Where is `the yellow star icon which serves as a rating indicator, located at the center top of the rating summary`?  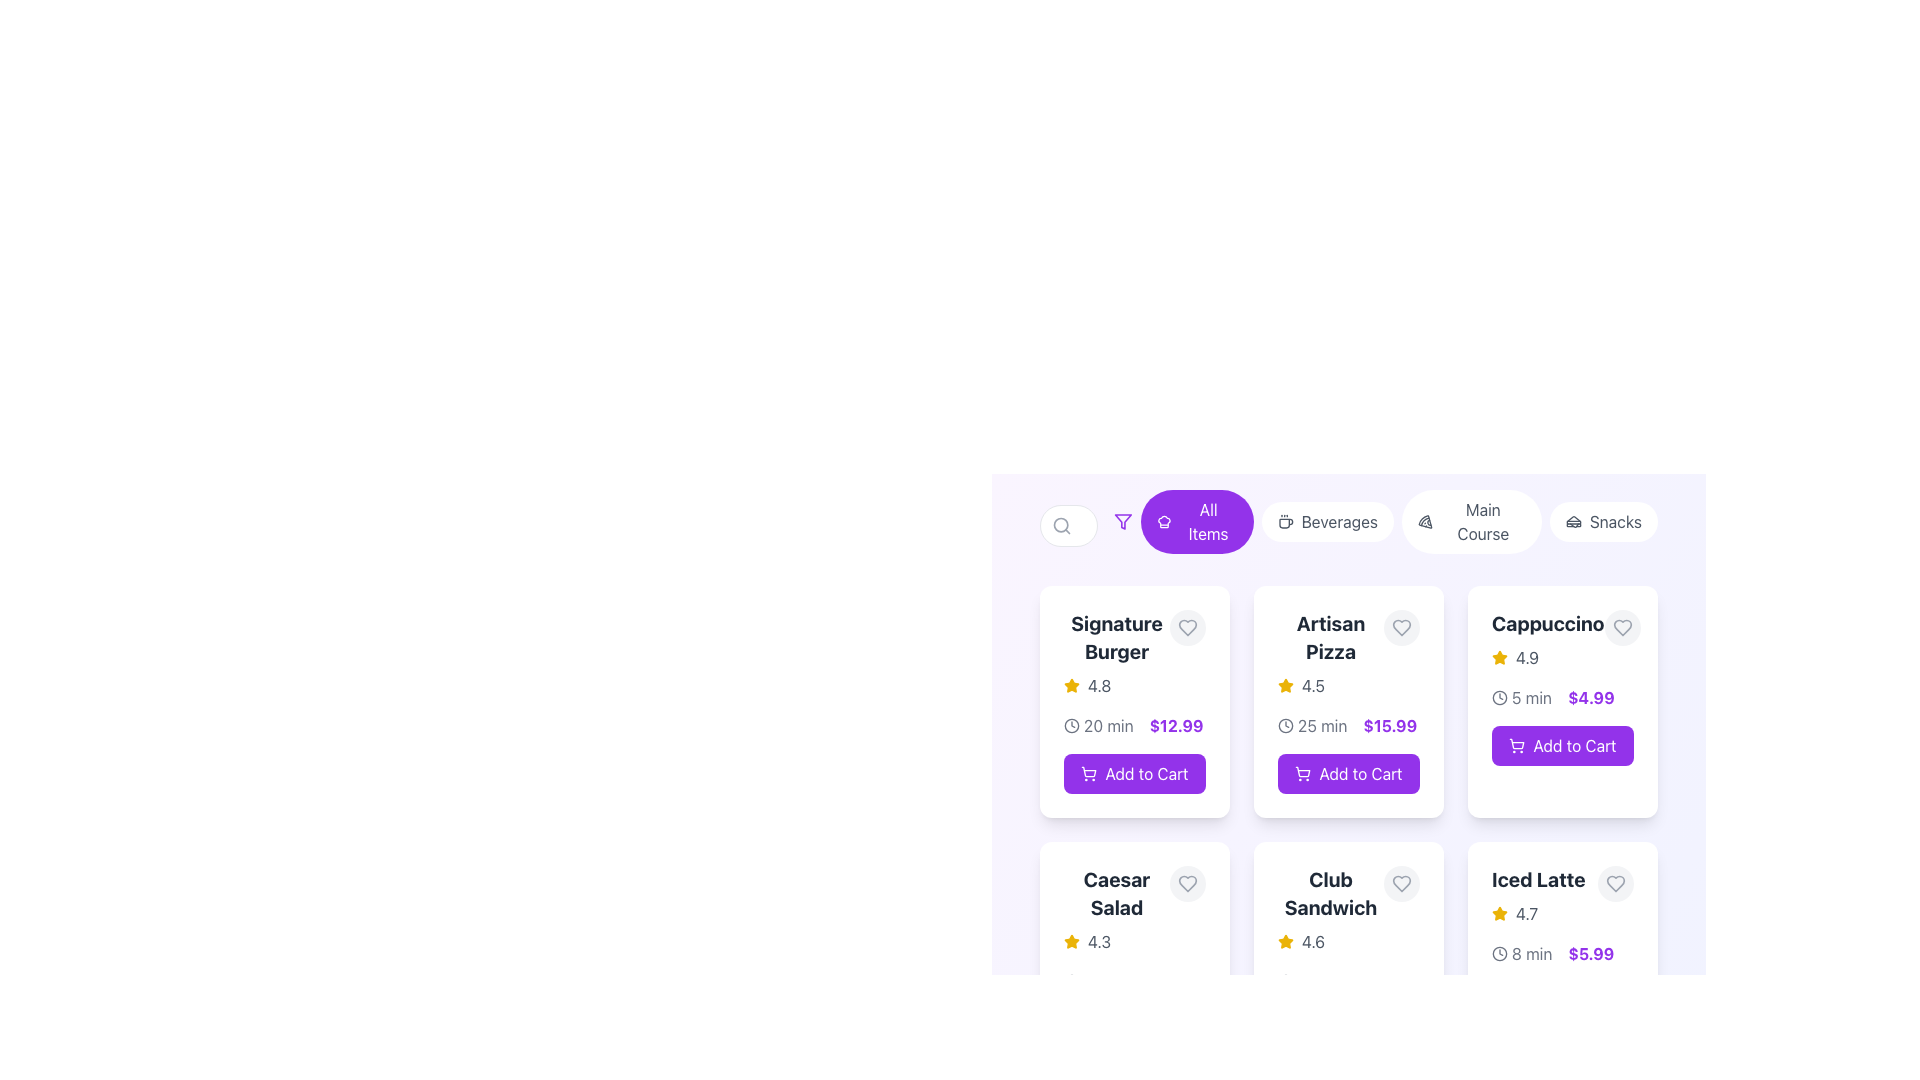
the yellow star icon which serves as a rating indicator, located at the center top of the rating summary is located at coordinates (1286, 685).